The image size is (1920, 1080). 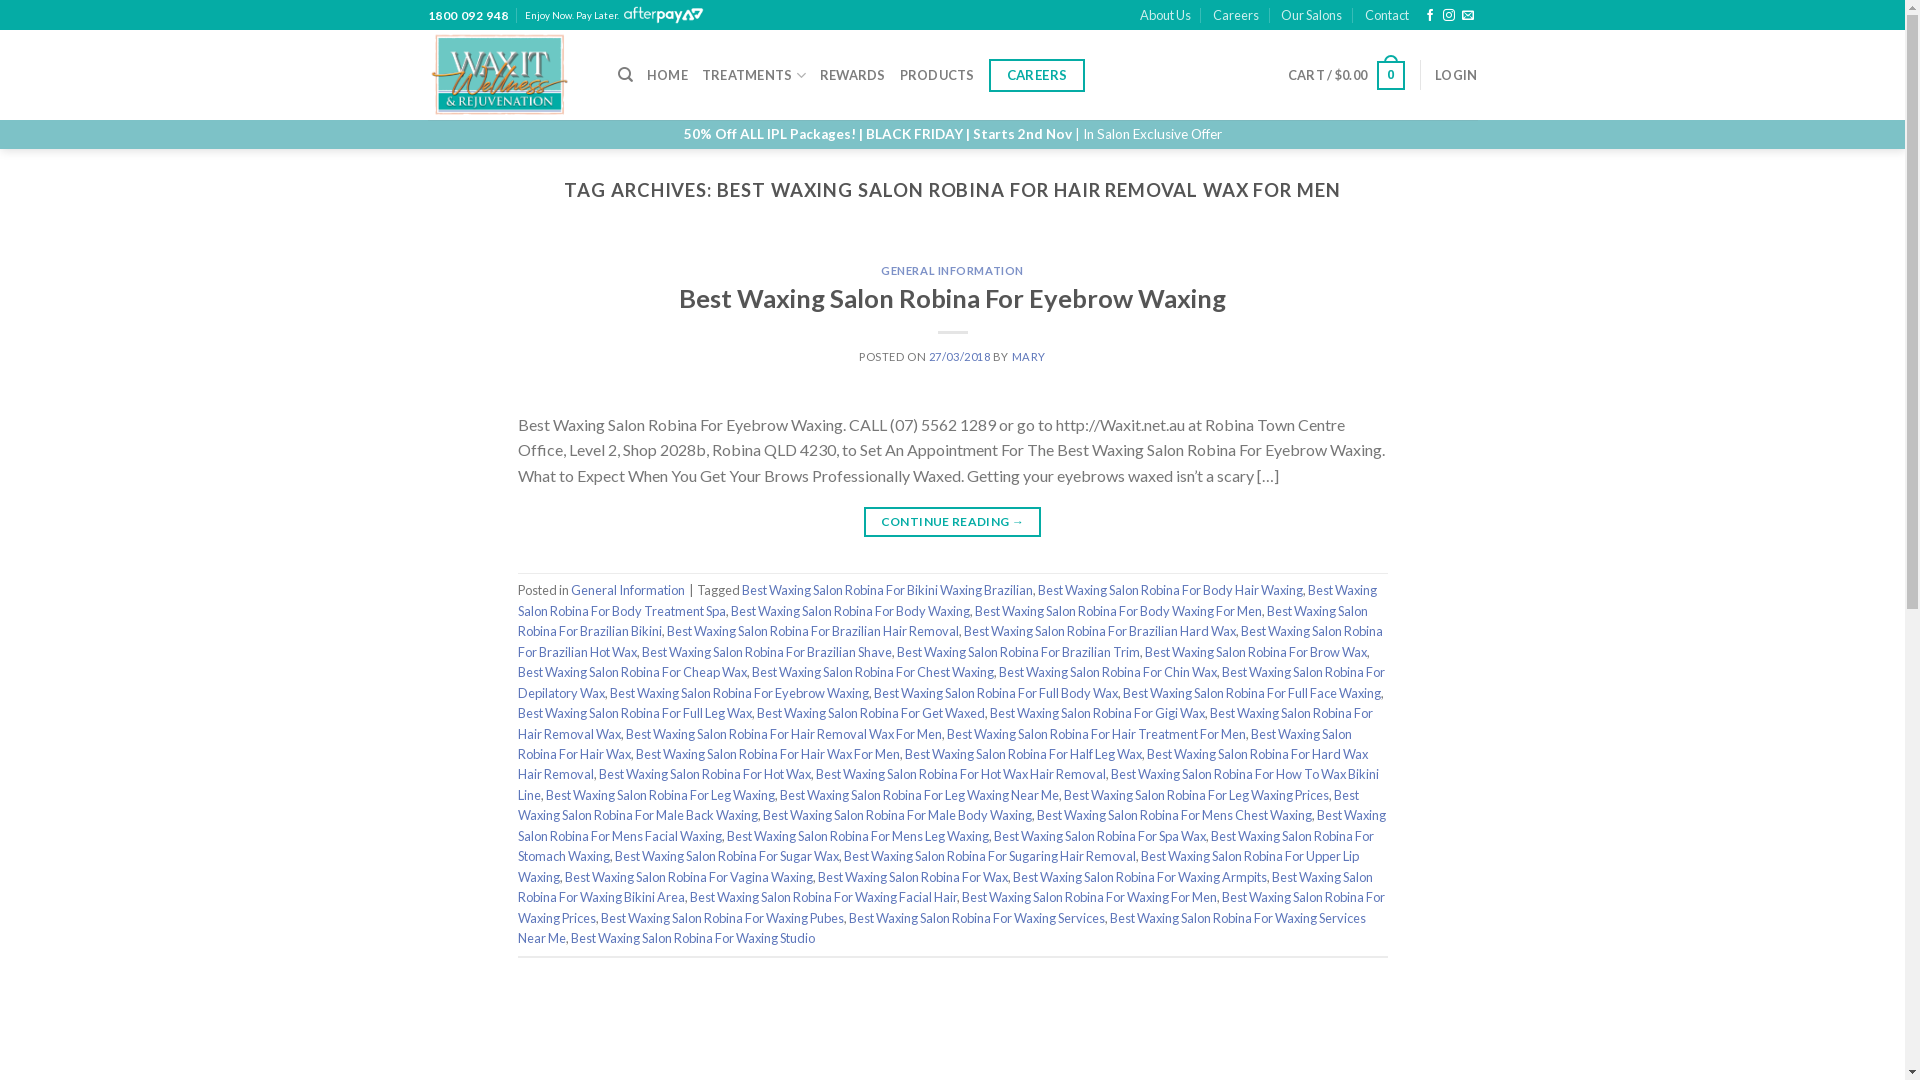 What do you see at coordinates (1253, 651) in the screenshot?
I see `'Best Waxing Salon Robina For Brow Wax'` at bounding box center [1253, 651].